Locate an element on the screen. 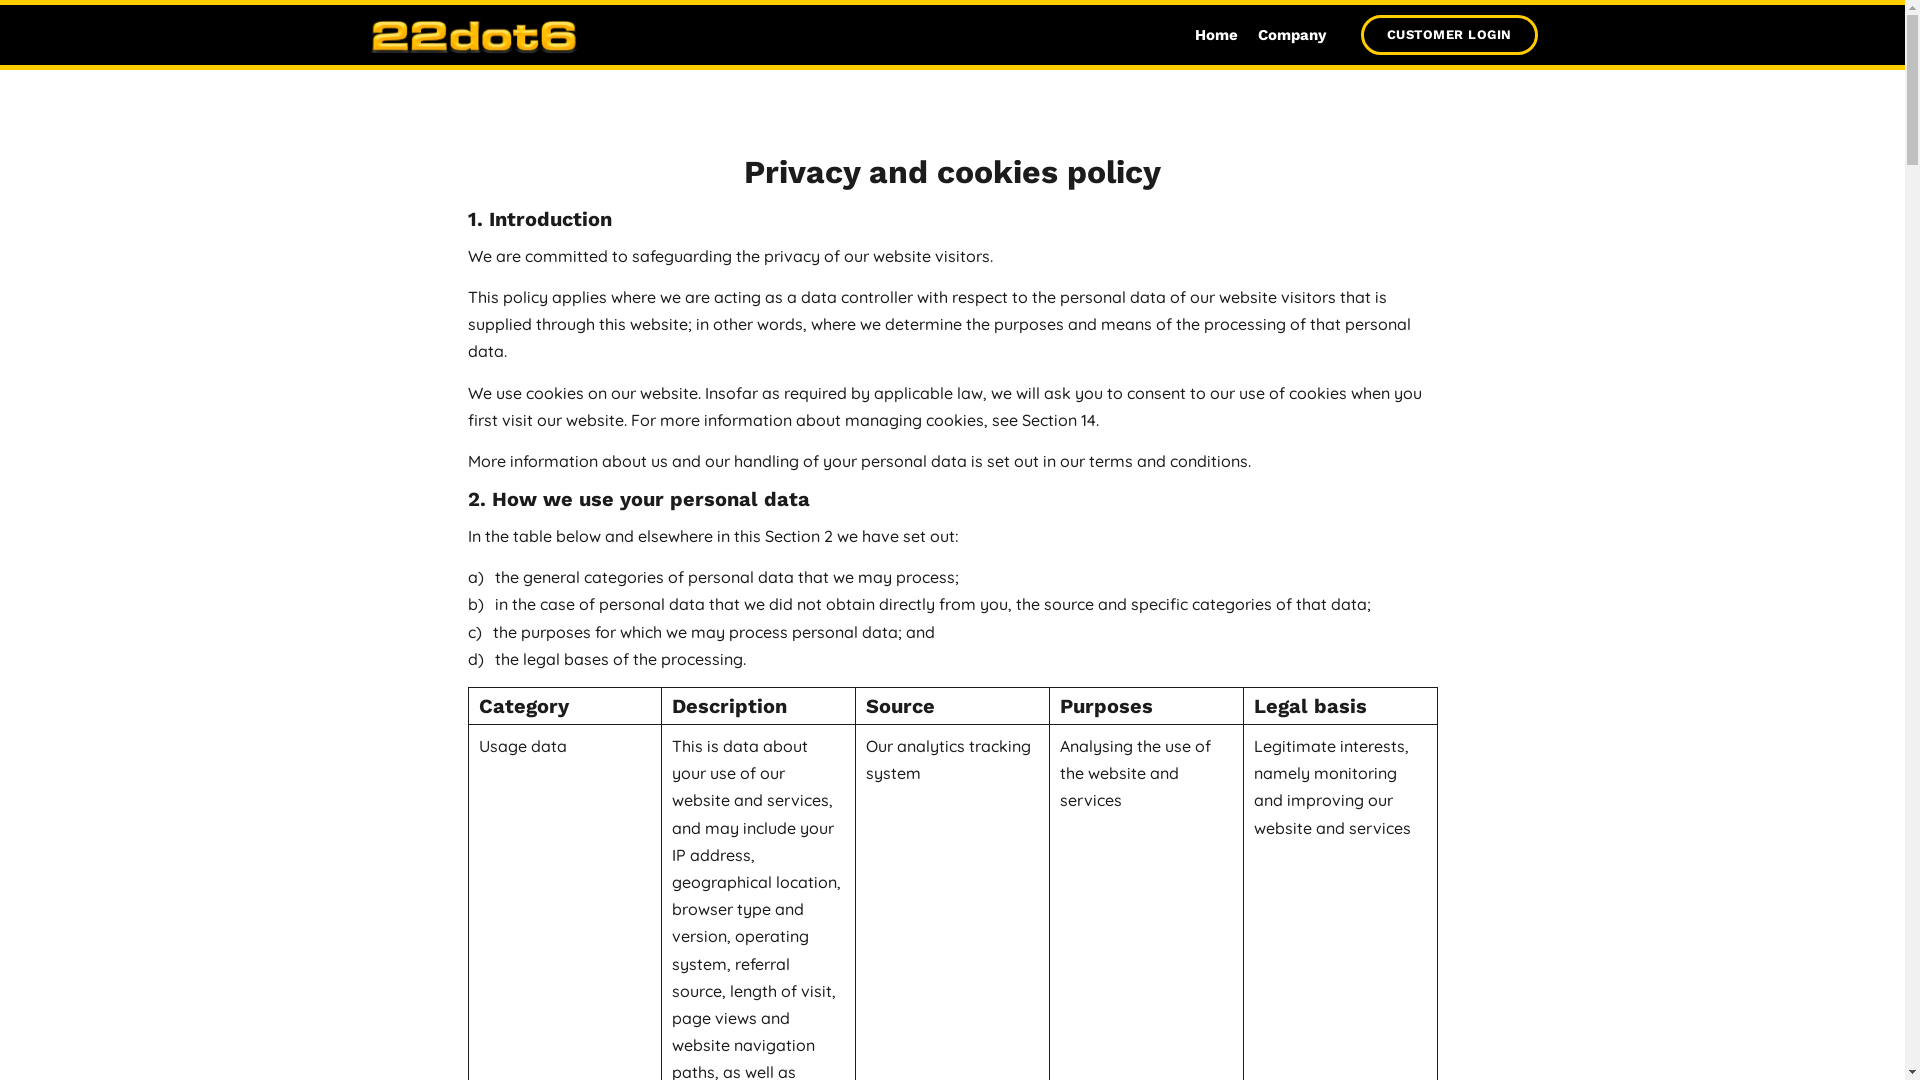  'Company' is located at coordinates (1251, 34).